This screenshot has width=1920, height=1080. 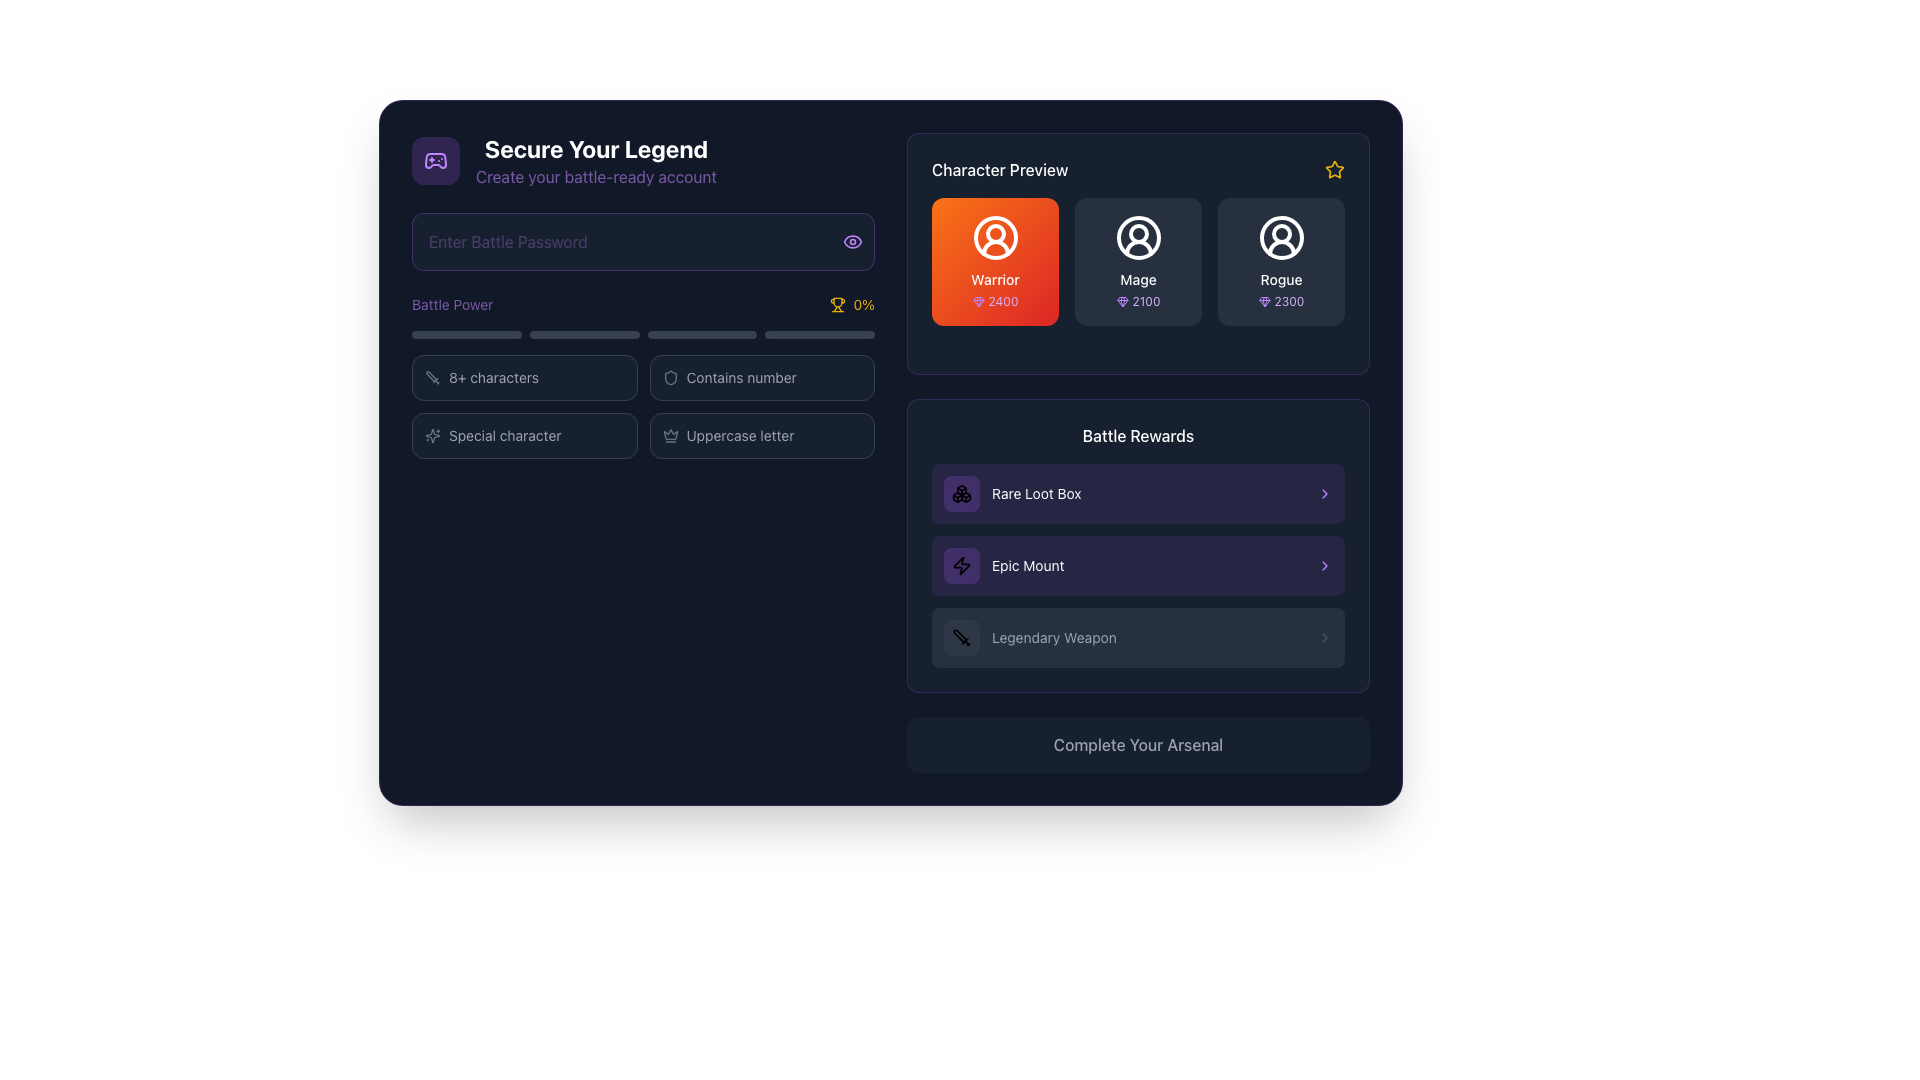 What do you see at coordinates (1012, 493) in the screenshot?
I see `on the 'Rare Loot Box' label with icon in the 'Battle Rewards' section` at bounding box center [1012, 493].